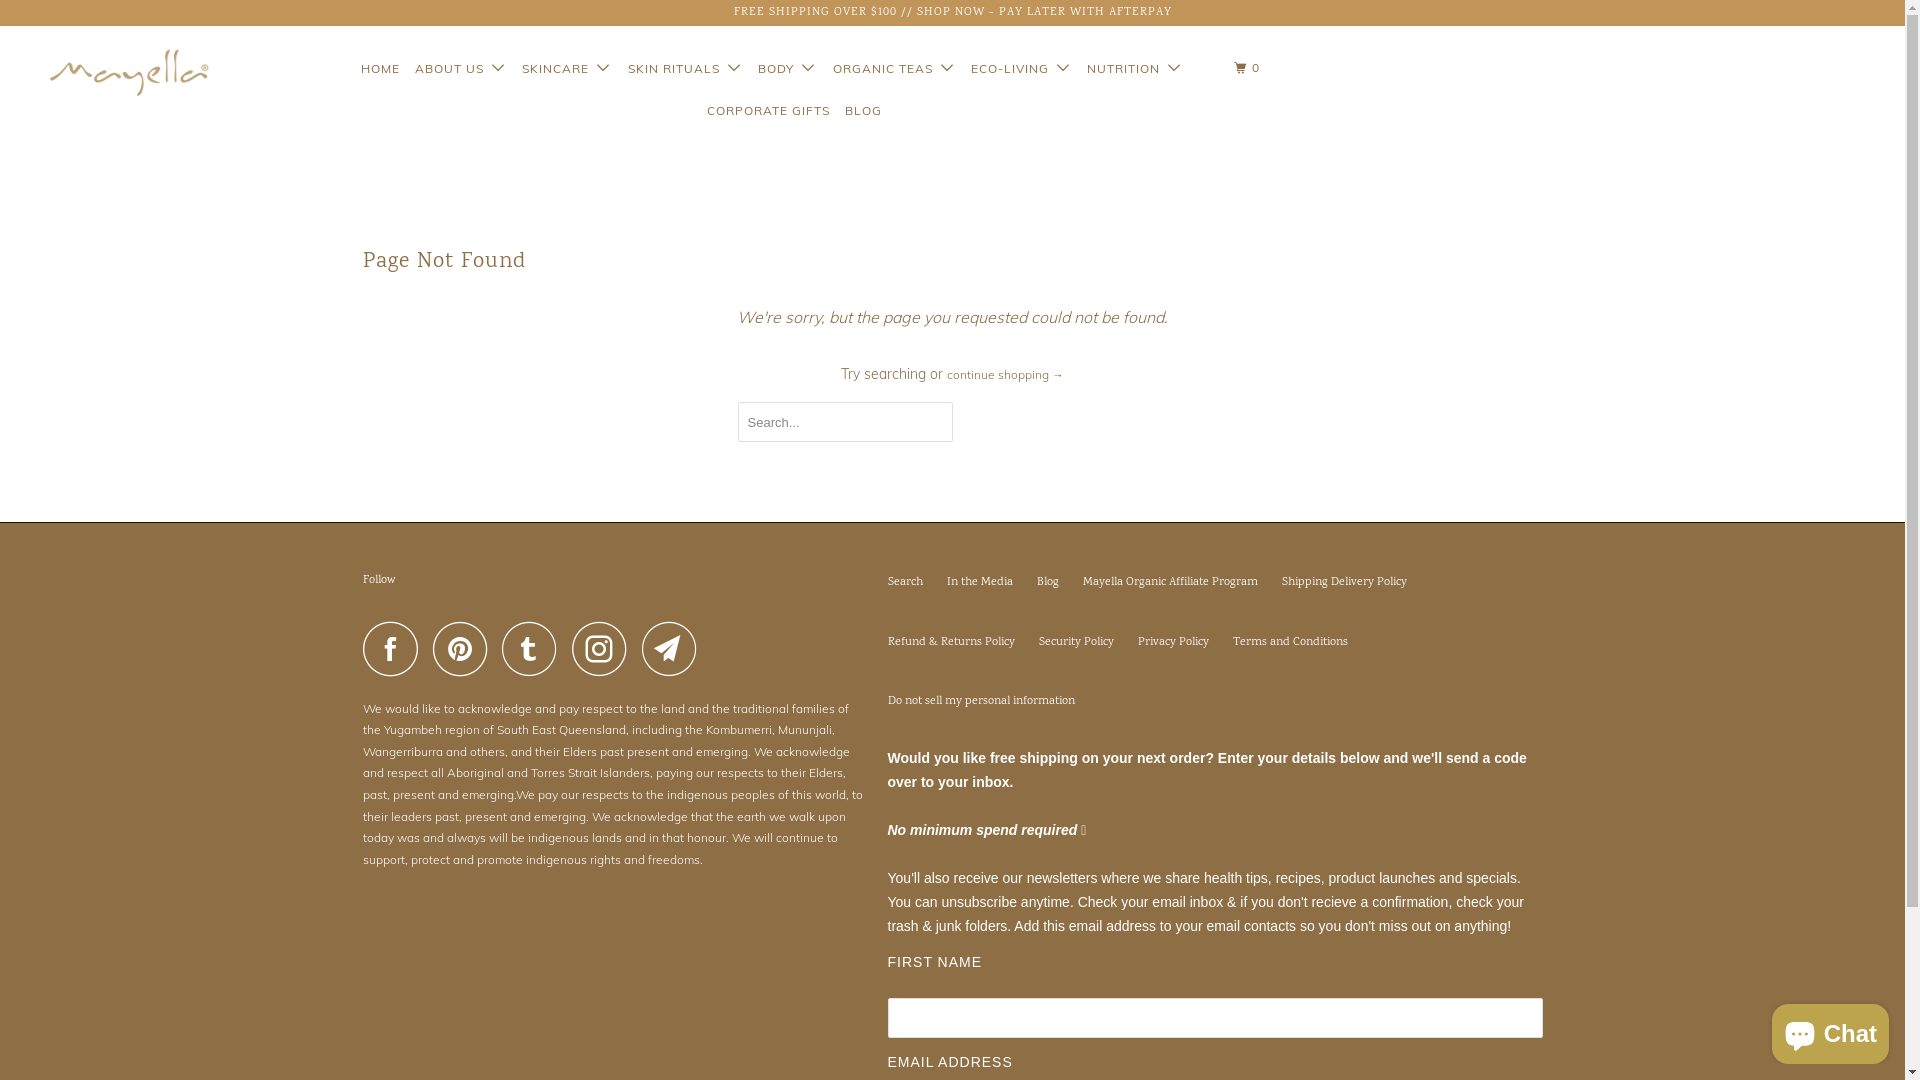 The image size is (1920, 1080). What do you see at coordinates (111, 71) in the screenshot?
I see `'Mayella Organics'` at bounding box center [111, 71].